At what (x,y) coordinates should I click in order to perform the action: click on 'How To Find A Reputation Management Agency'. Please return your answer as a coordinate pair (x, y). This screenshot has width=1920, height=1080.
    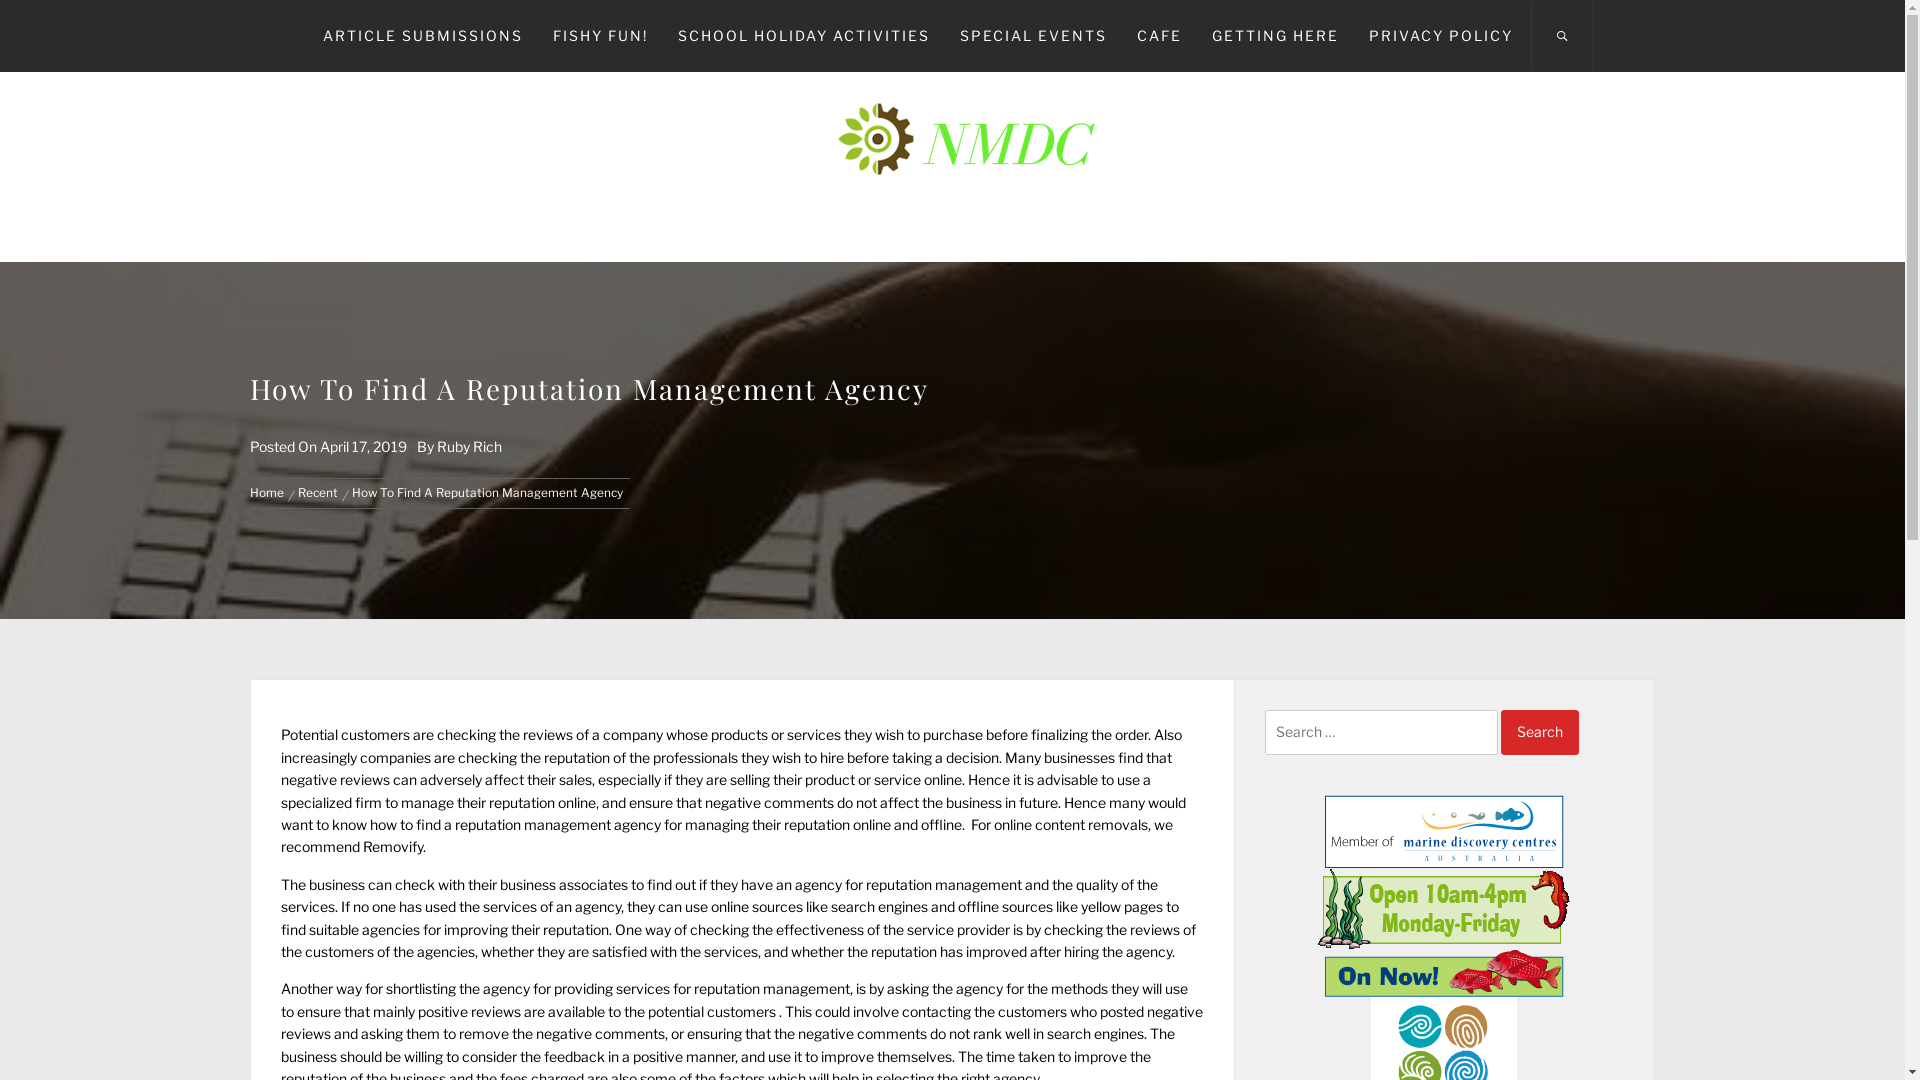
    Looking at the image, I should click on (487, 493).